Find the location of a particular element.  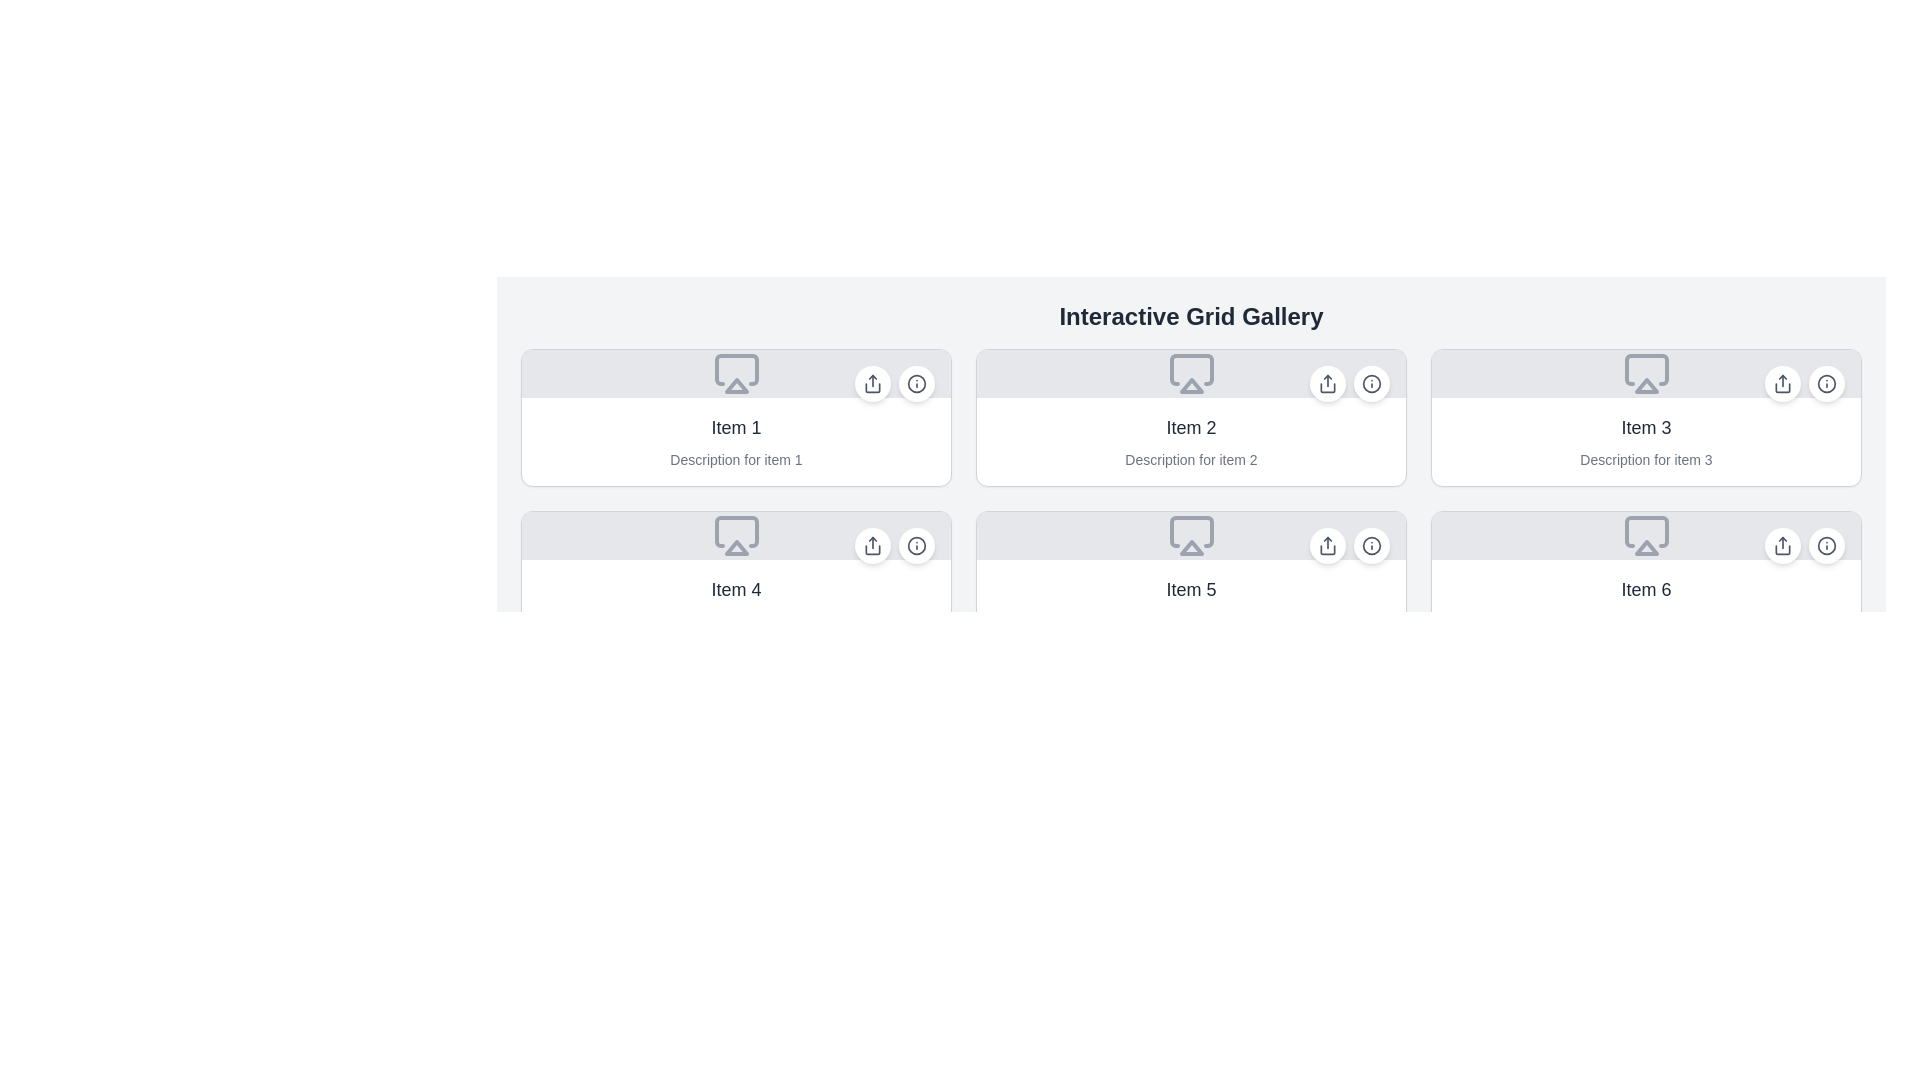

the first circular share button located in the upper-right corner of the 'Item 1' card is located at coordinates (873, 384).